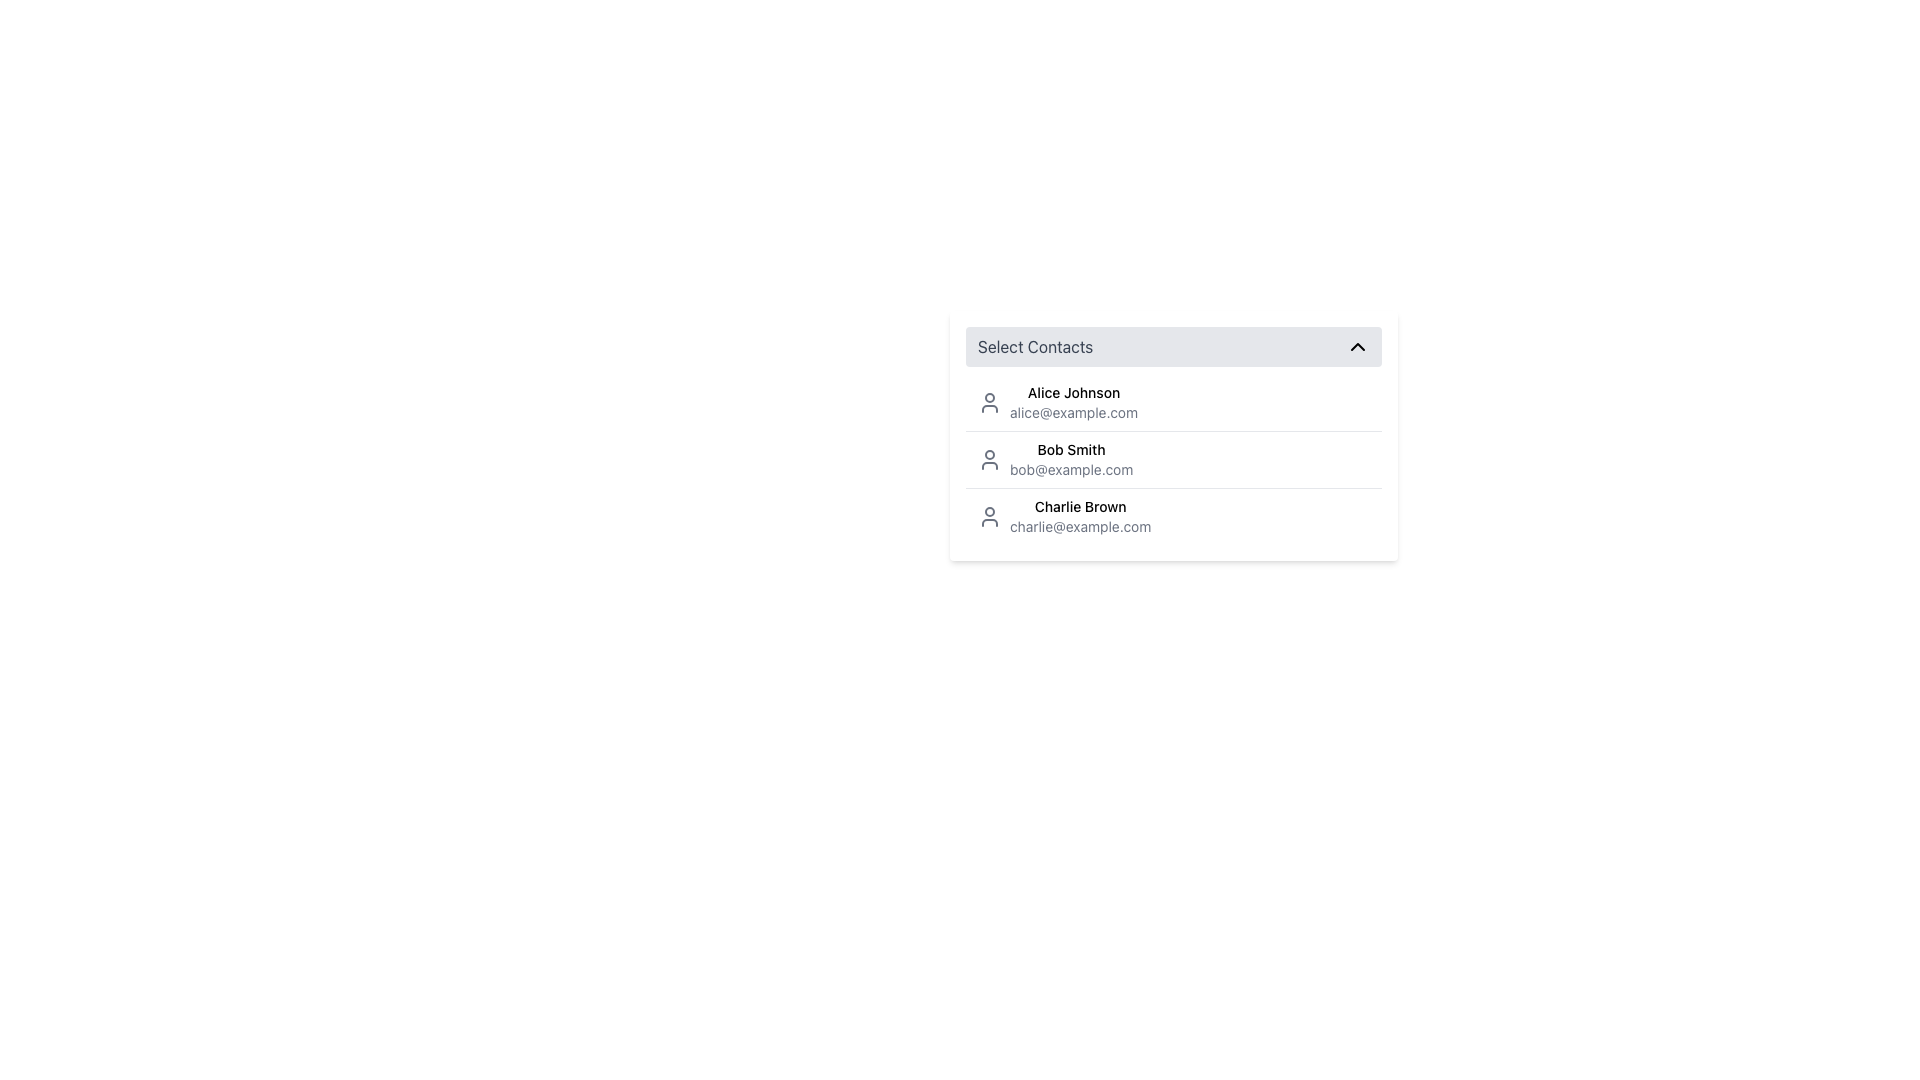  What do you see at coordinates (1073, 393) in the screenshot?
I see `text from the selectable label indicating the name of the first visible contact, which is positioned at the top of the dropdown list titled 'Select Contacts.'` at bounding box center [1073, 393].